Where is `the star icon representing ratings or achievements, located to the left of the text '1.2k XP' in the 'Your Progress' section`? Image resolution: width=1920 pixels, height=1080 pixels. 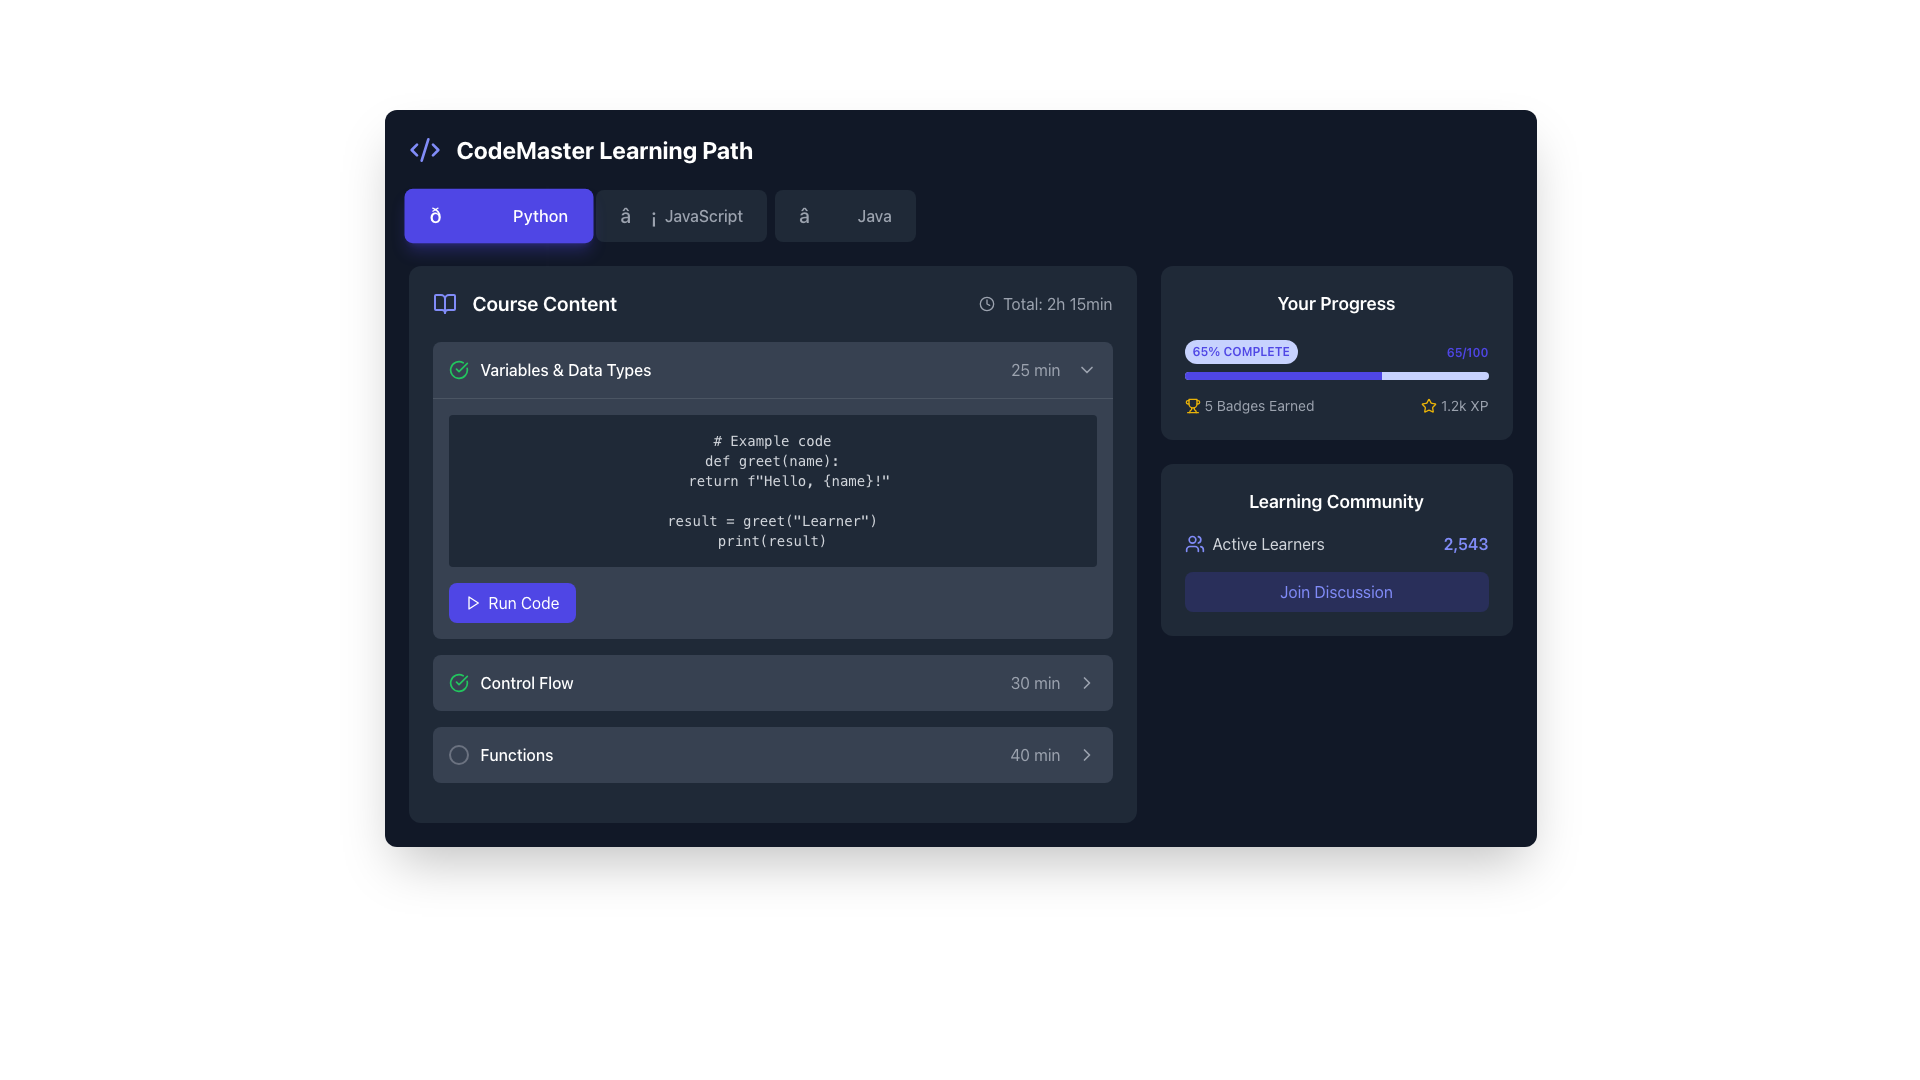 the star icon representing ratings or achievements, located to the left of the text '1.2k XP' in the 'Your Progress' section is located at coordinates (1428, 405).